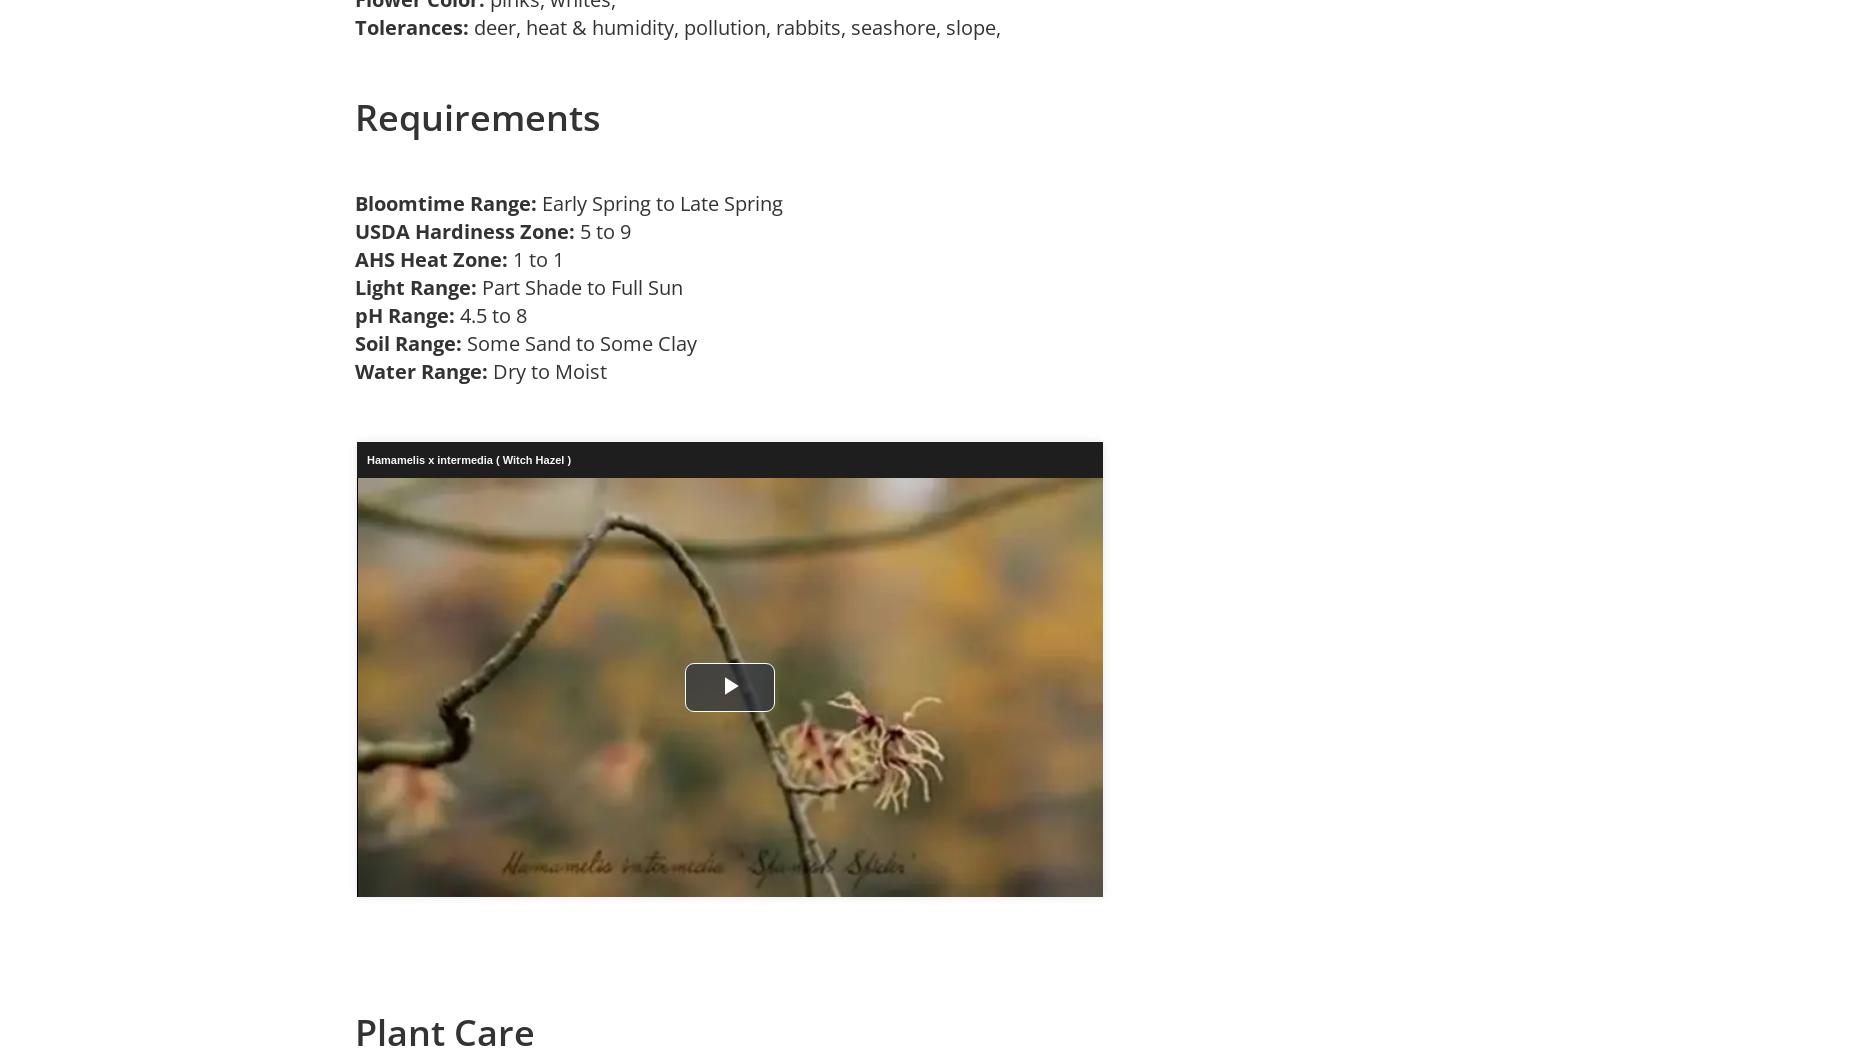  What do you see at coordinates (476, 286) in the screenshot?
I see `'Part Shade to Full Sun'` at bounding box center [476, 286].